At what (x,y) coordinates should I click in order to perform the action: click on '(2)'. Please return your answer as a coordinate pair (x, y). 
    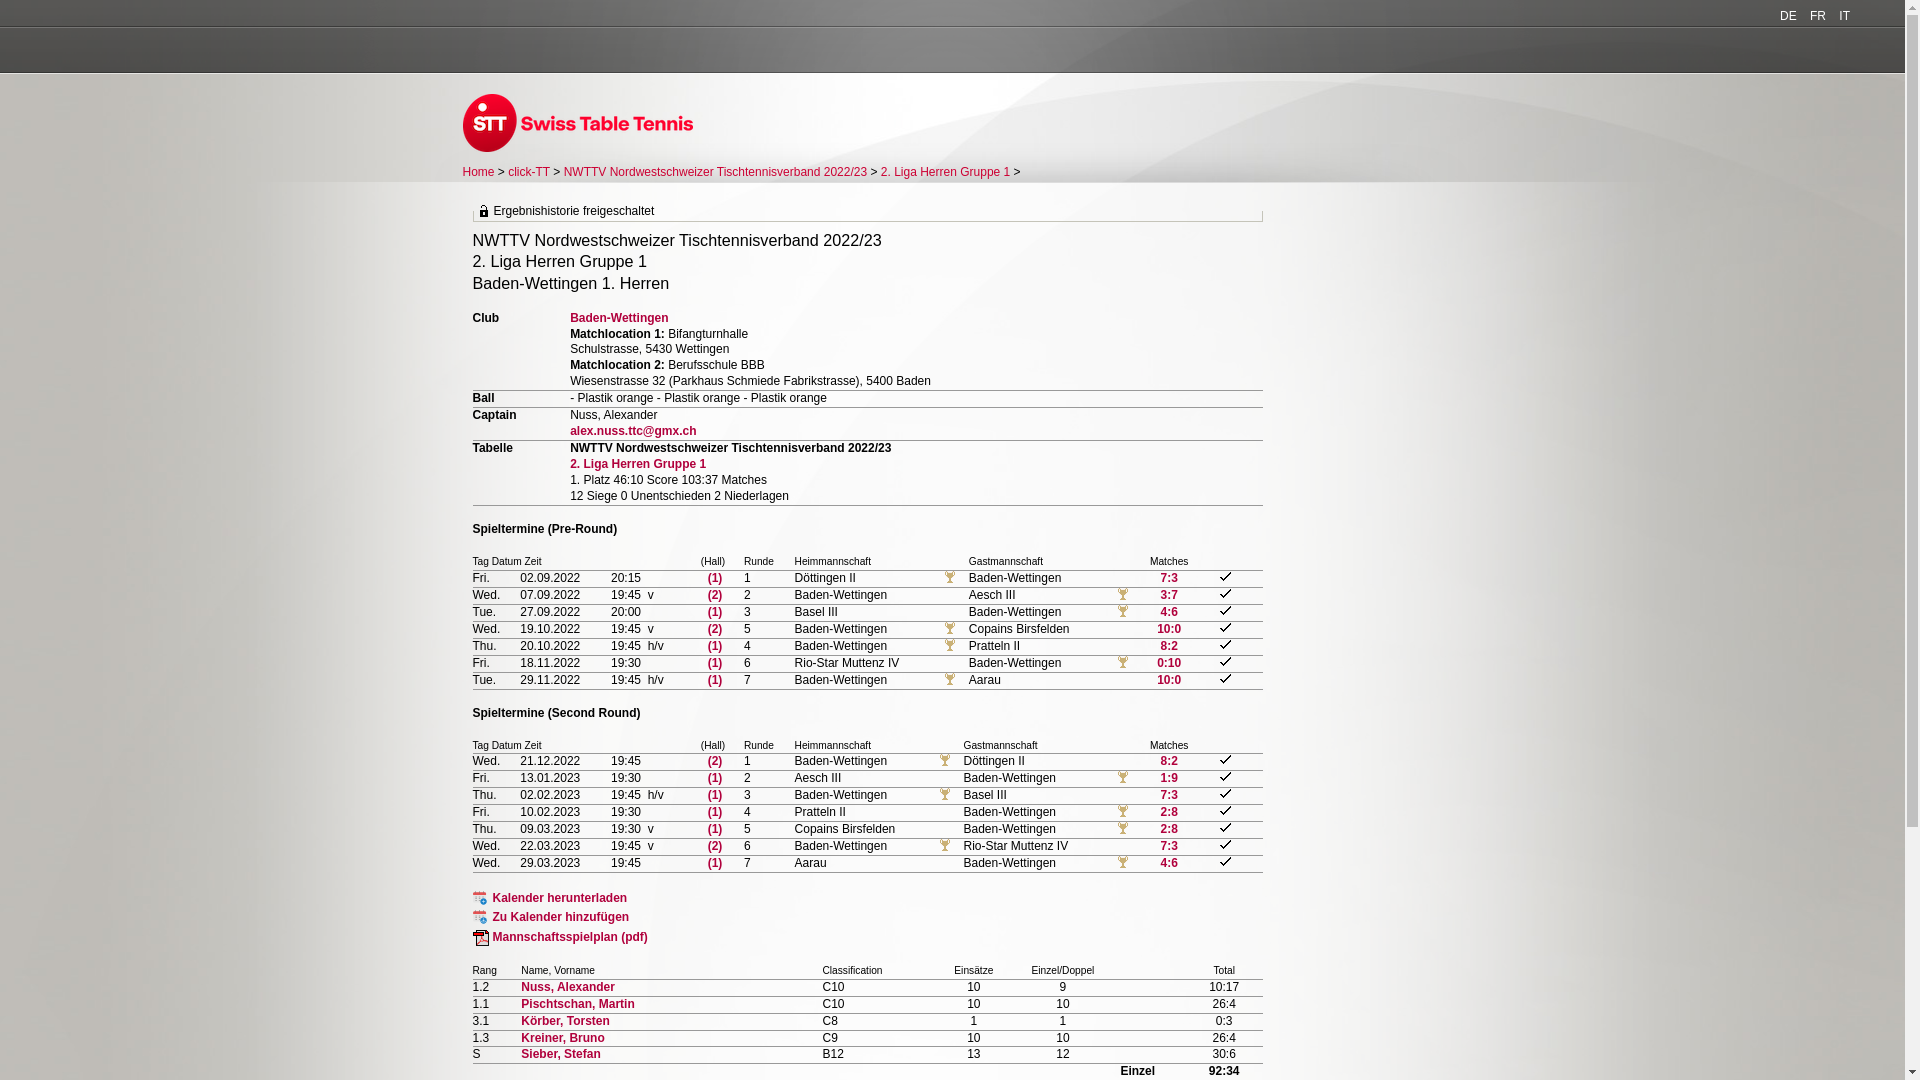
    Looking at the image, I should click on (708, 627).